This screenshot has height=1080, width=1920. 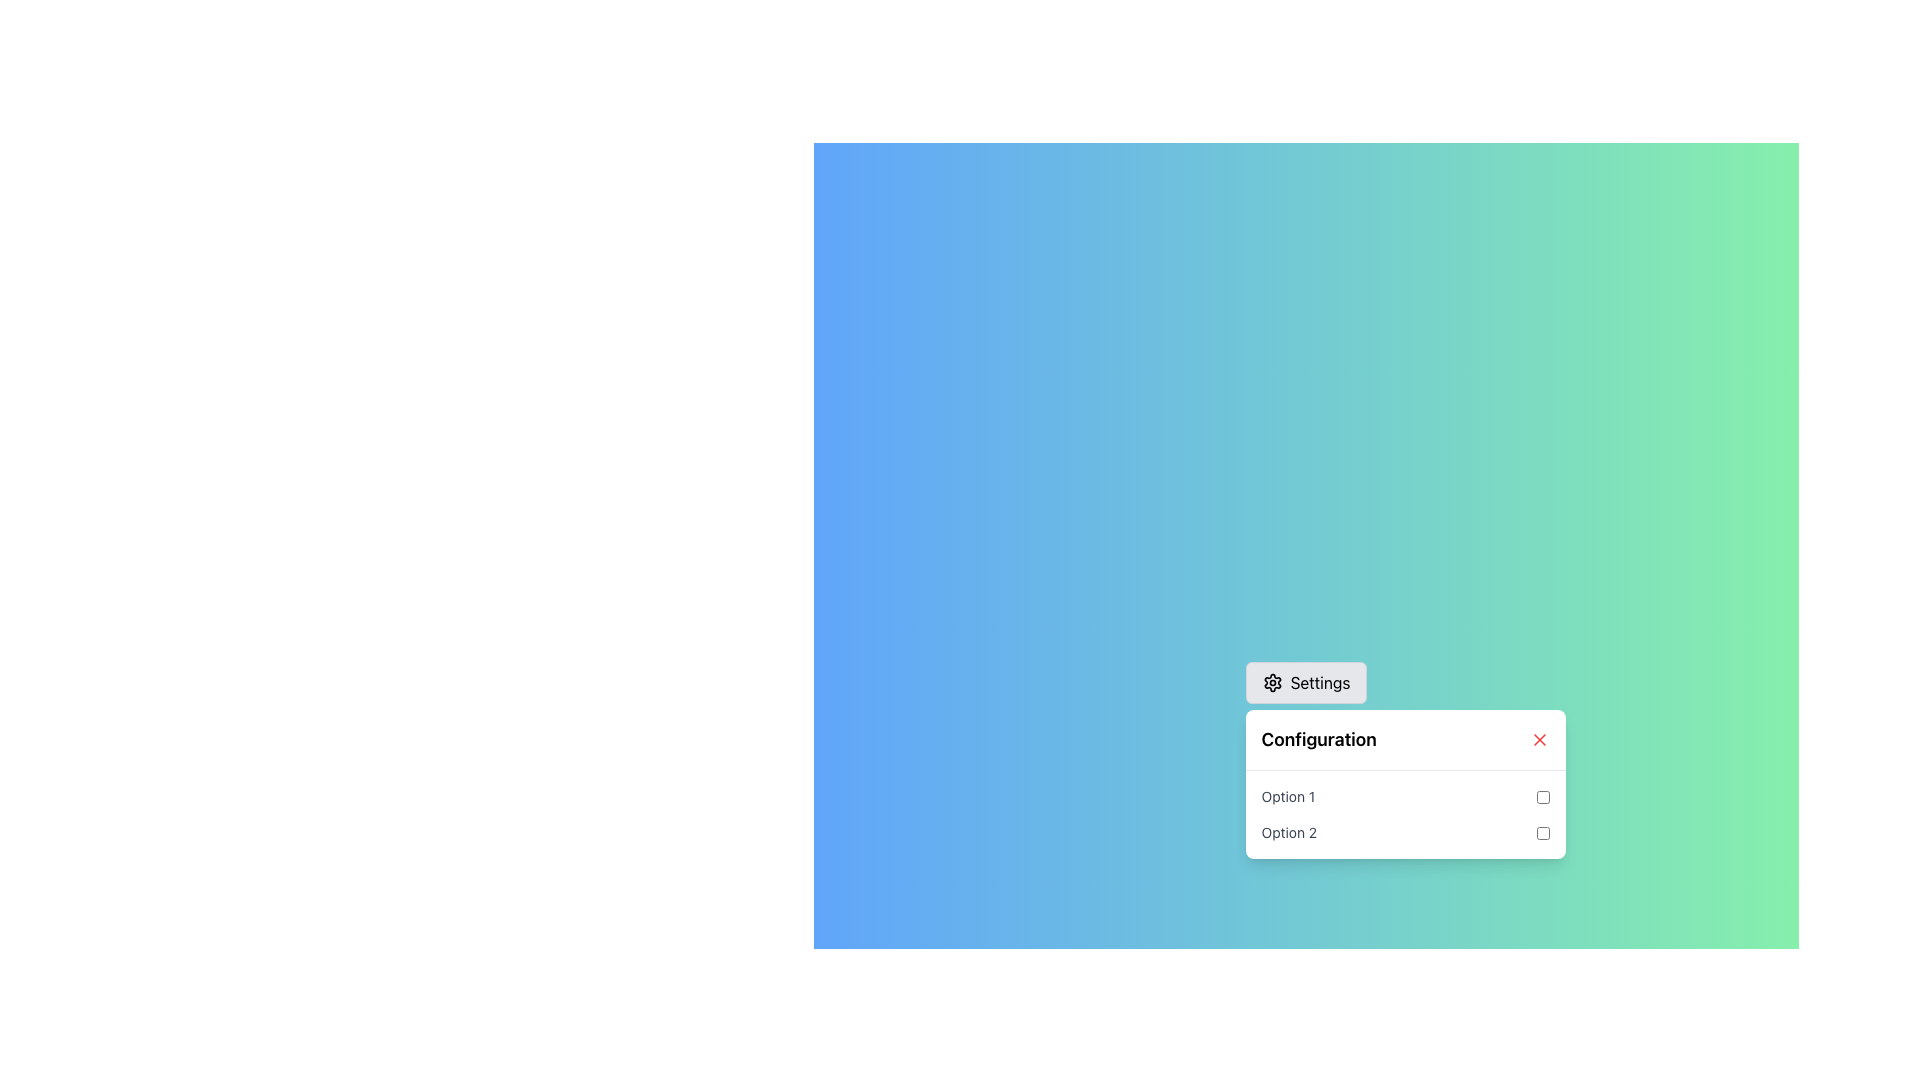 What do you see at coordinates (1306, 681) in the screenshot?
I see `the 'Settings' button with a gear icon` at bounding box center [1306, 681].